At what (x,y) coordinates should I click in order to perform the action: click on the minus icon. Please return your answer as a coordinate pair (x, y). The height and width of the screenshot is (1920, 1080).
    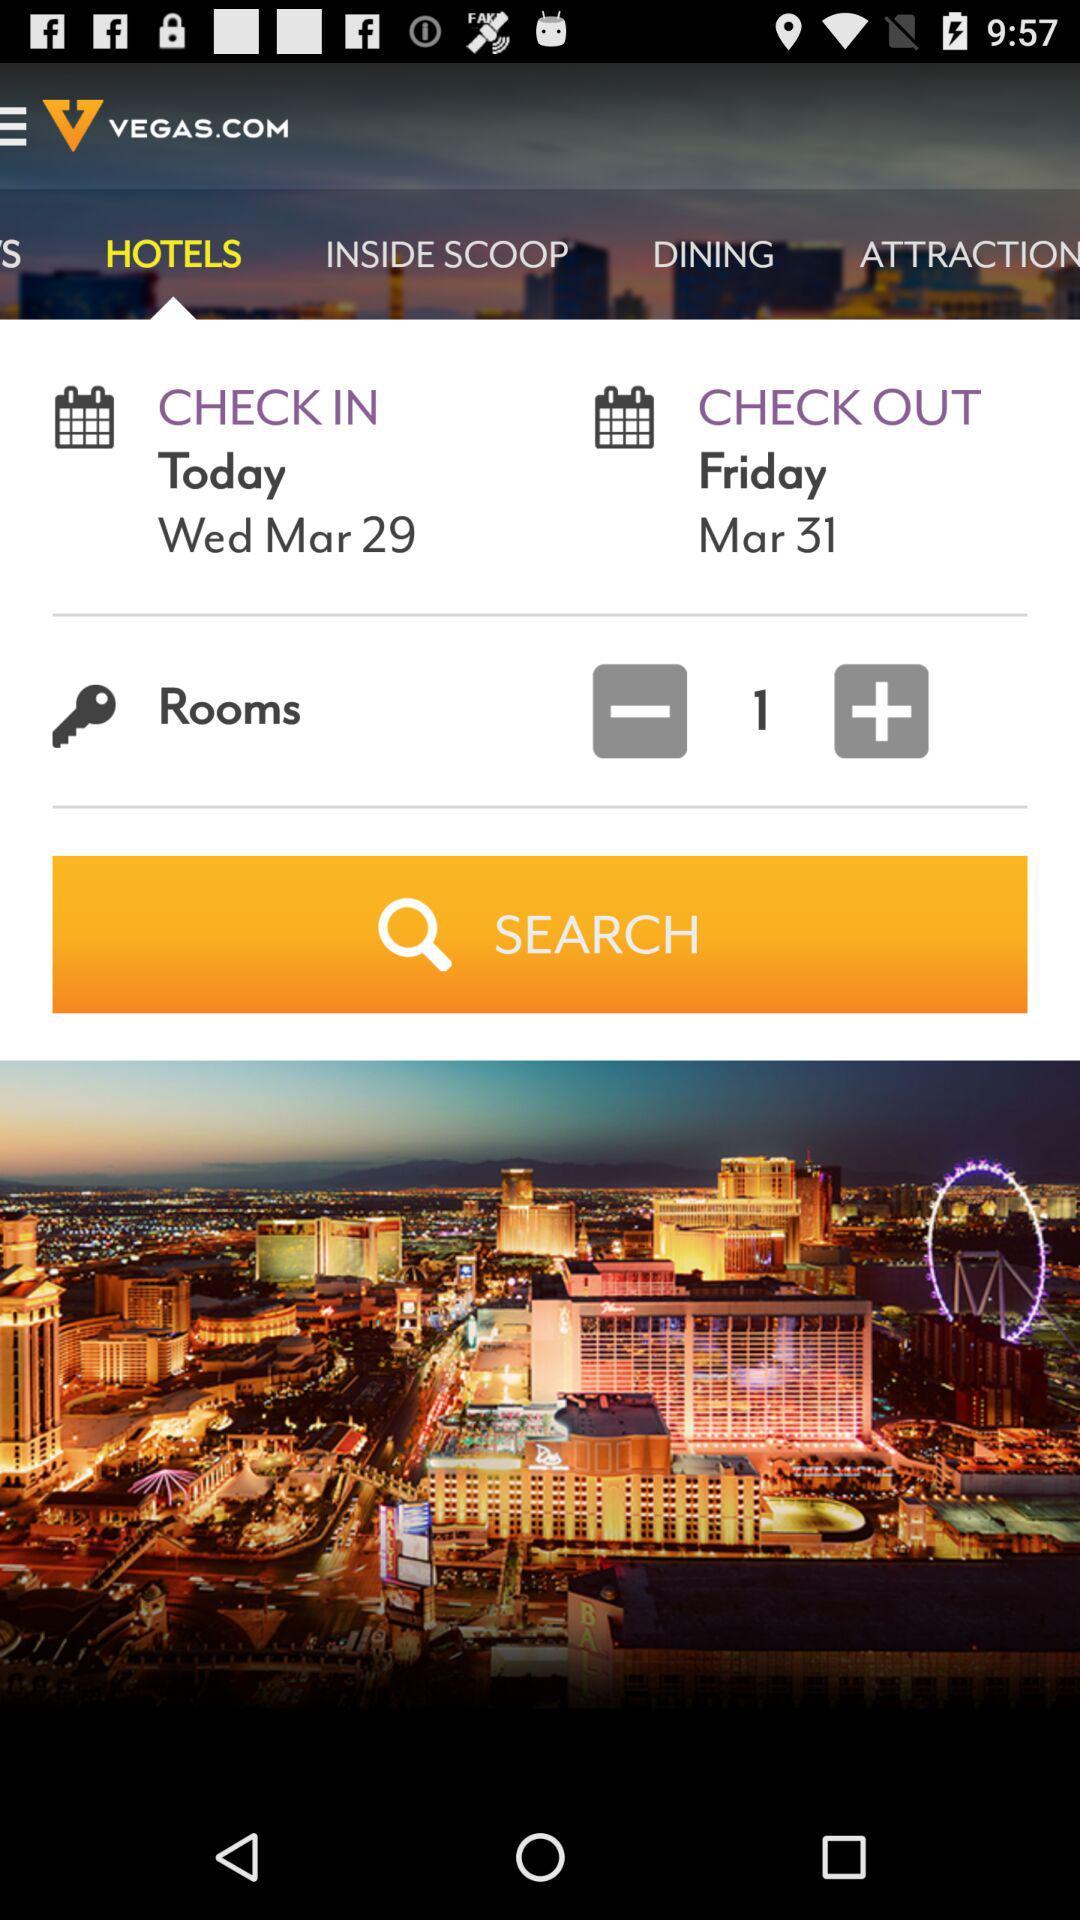
    Looking at the image, I should click on (639, 759).